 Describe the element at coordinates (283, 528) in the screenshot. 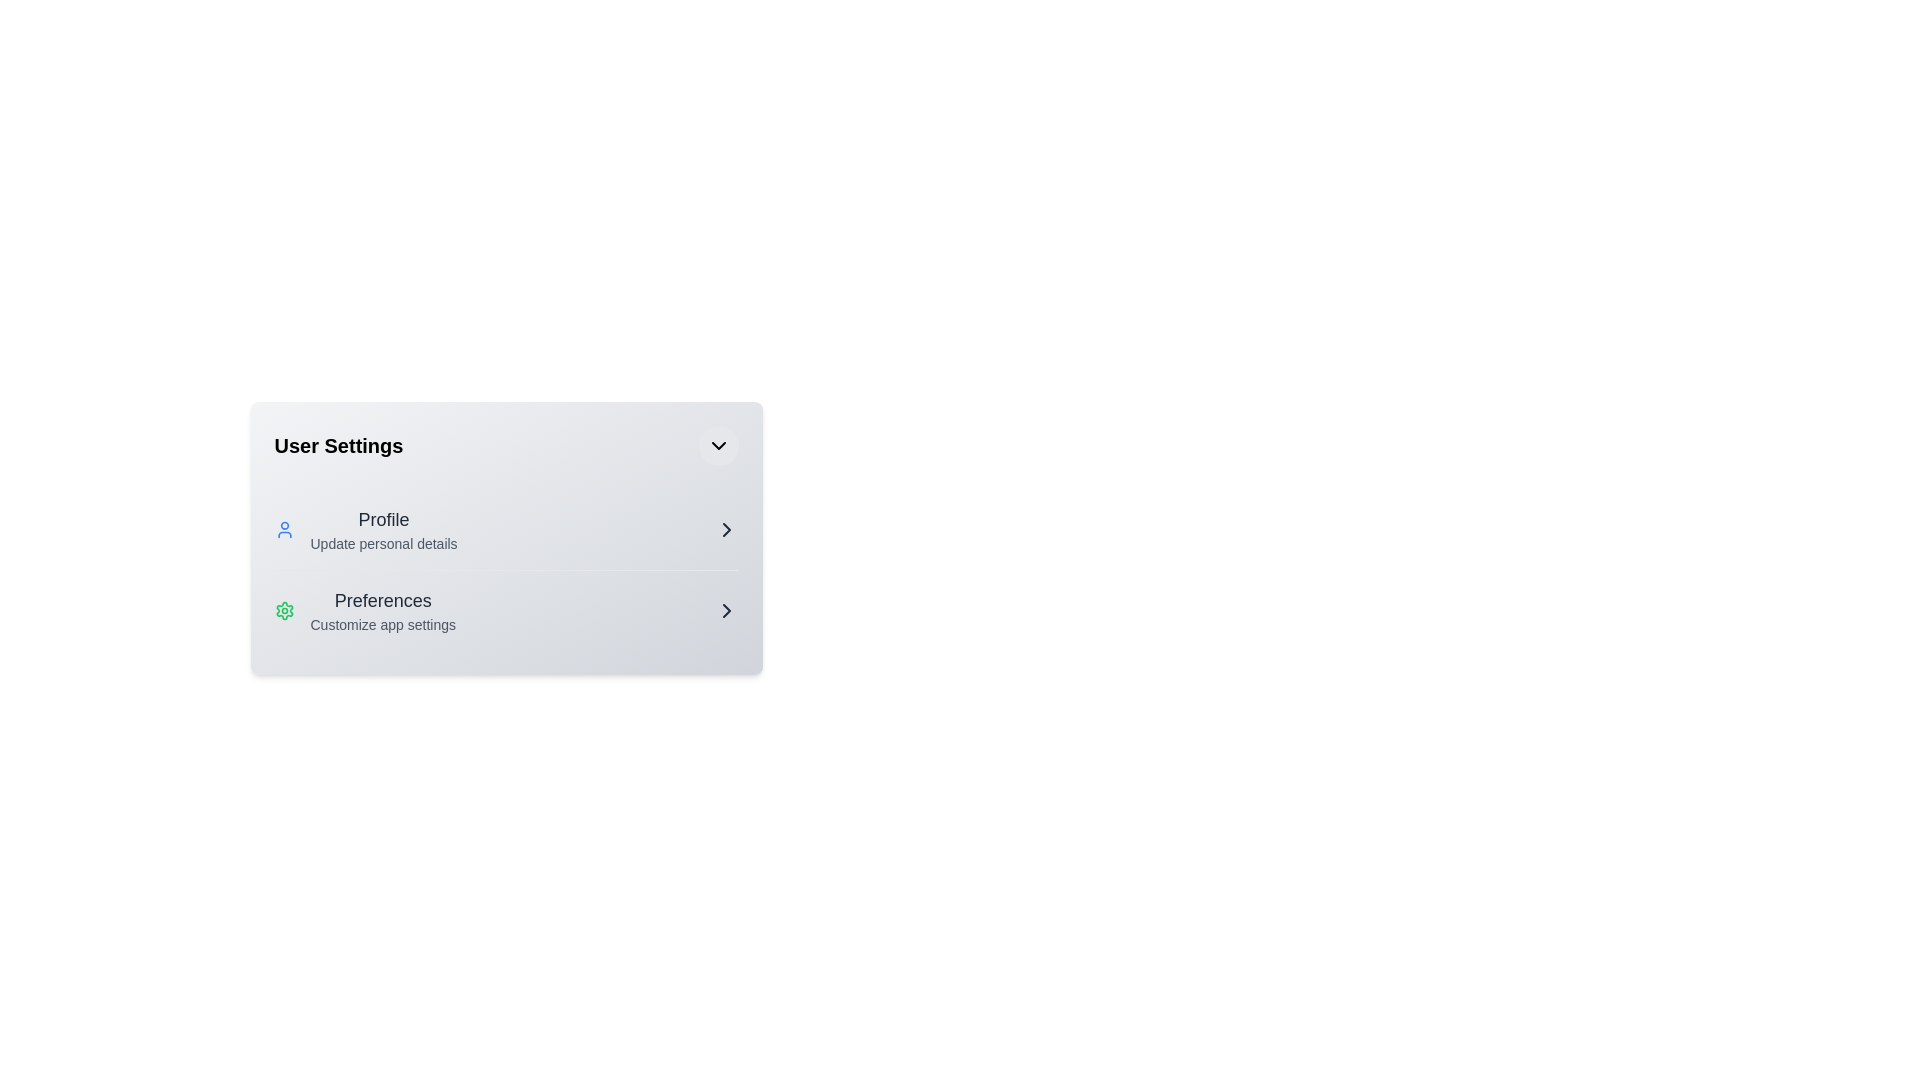

I see `the user profile icon, which is styled in blue with a circular head shape and located in the 'User Settings' section next to 'Profile' and 'Update personal details'` at that location.